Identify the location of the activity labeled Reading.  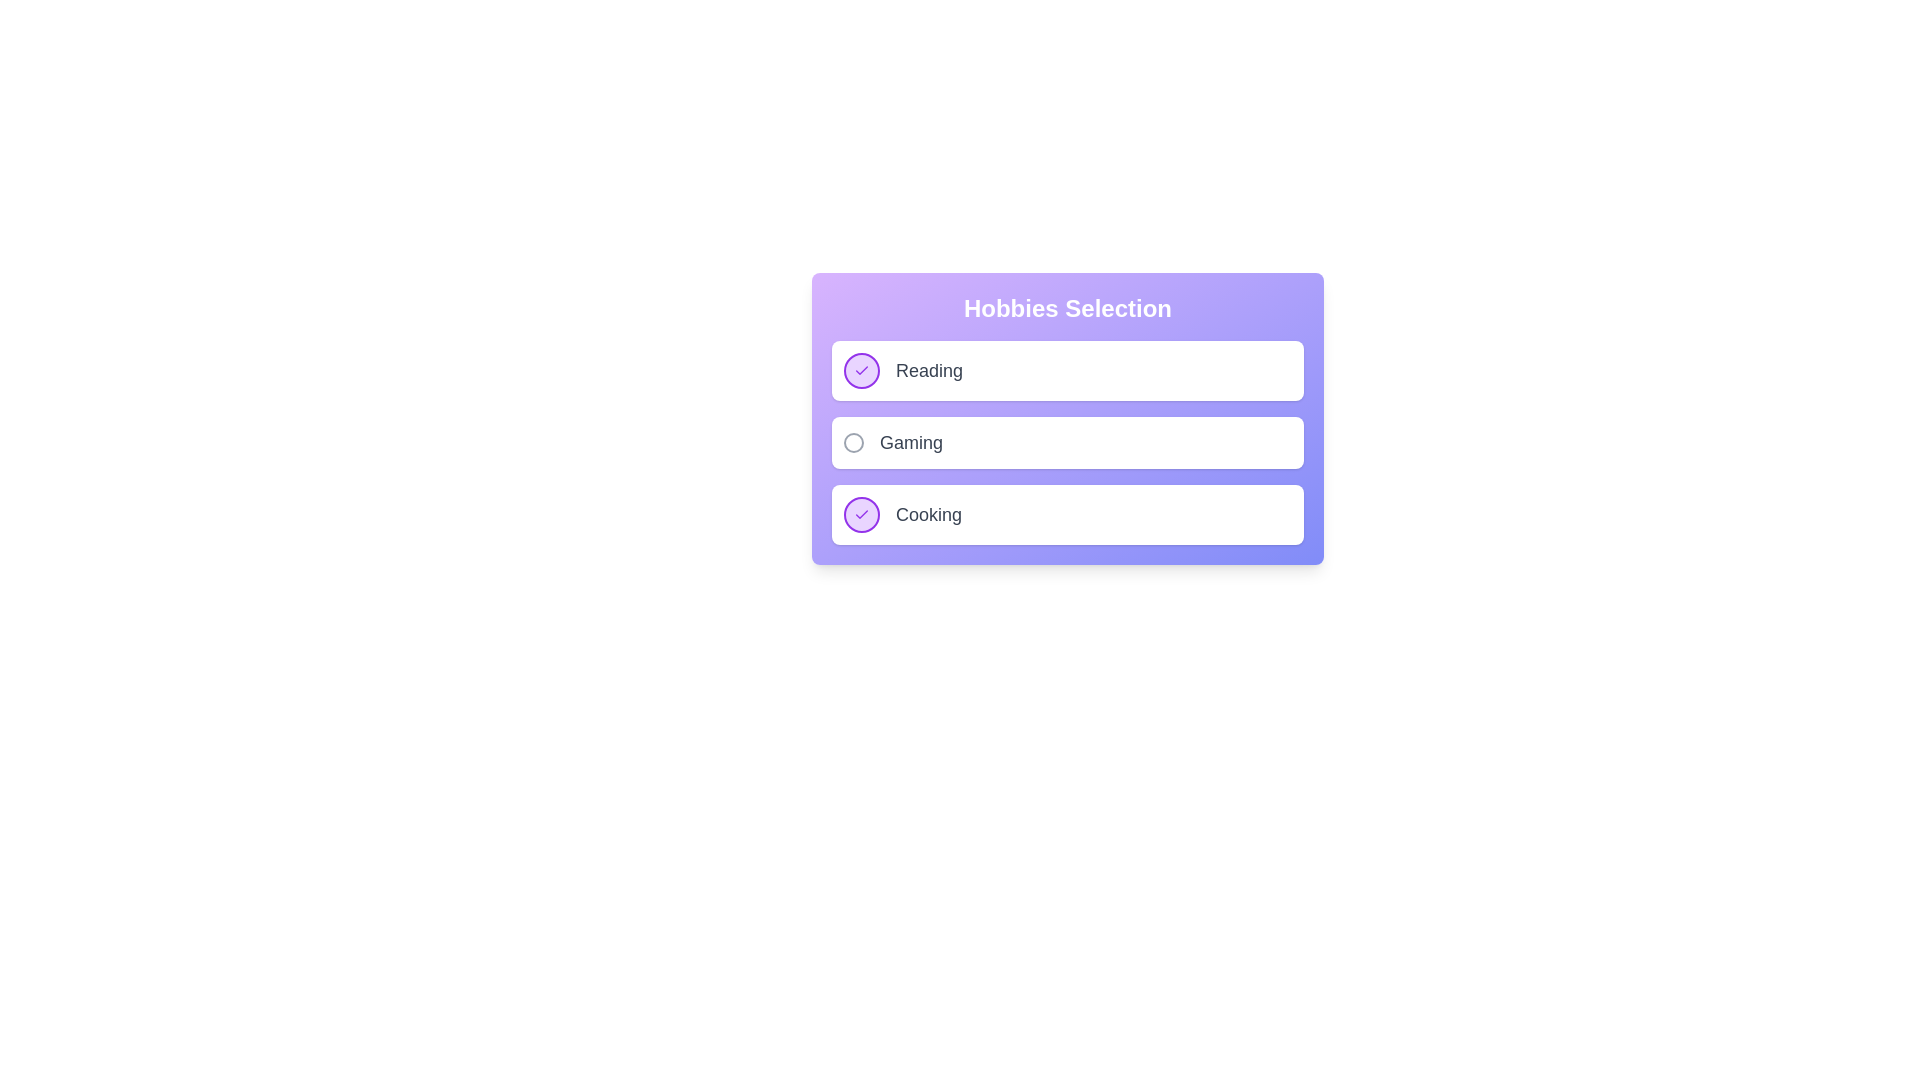
(928, 370).